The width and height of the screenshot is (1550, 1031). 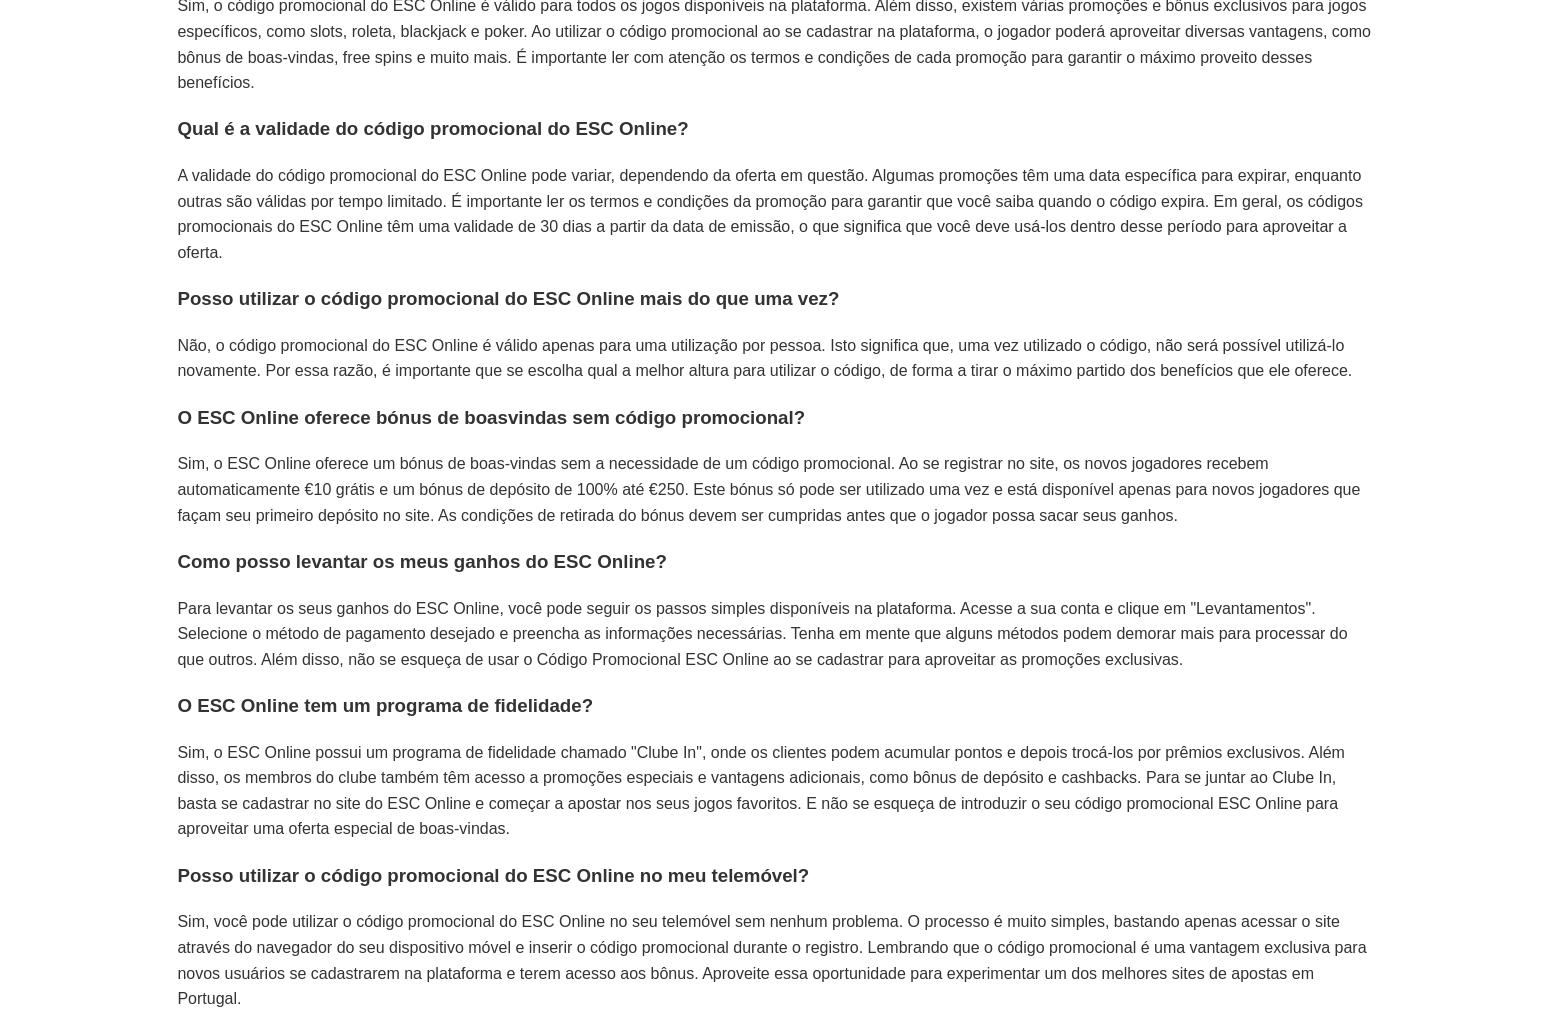 I want to click on 'Não, o código promocional do ESC Online é válido apenas para uma utilização por pessoa. Isto significa que, uma vez utilizado o código, não será possível utilizá-lo novamente. Por essa razão, é importante que se escolha qual a melhor altura para utilizar o código, de forma a tirar o máximo partido dos benefícios que ele oferece.', so click(x=764, y=356).